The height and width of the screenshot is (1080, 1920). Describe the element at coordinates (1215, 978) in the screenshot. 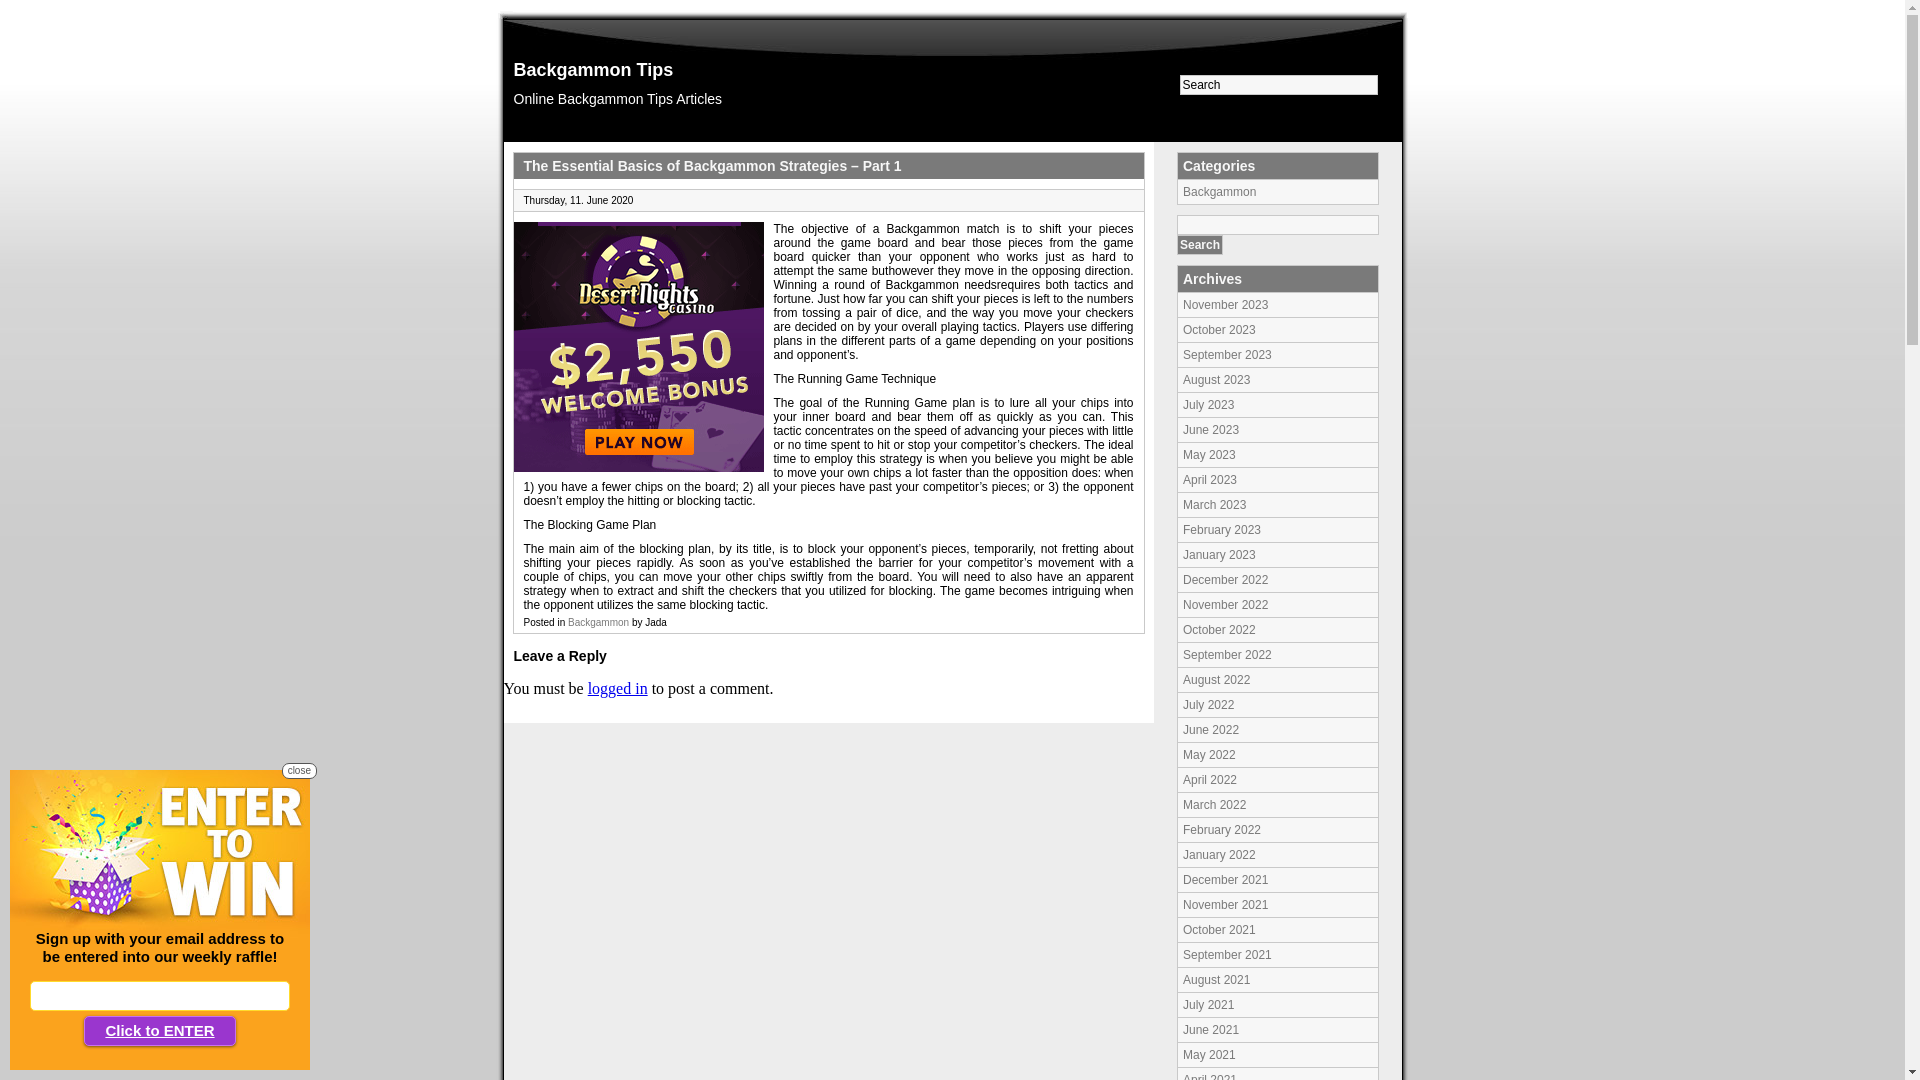

I see `'August 2021'` at that location.